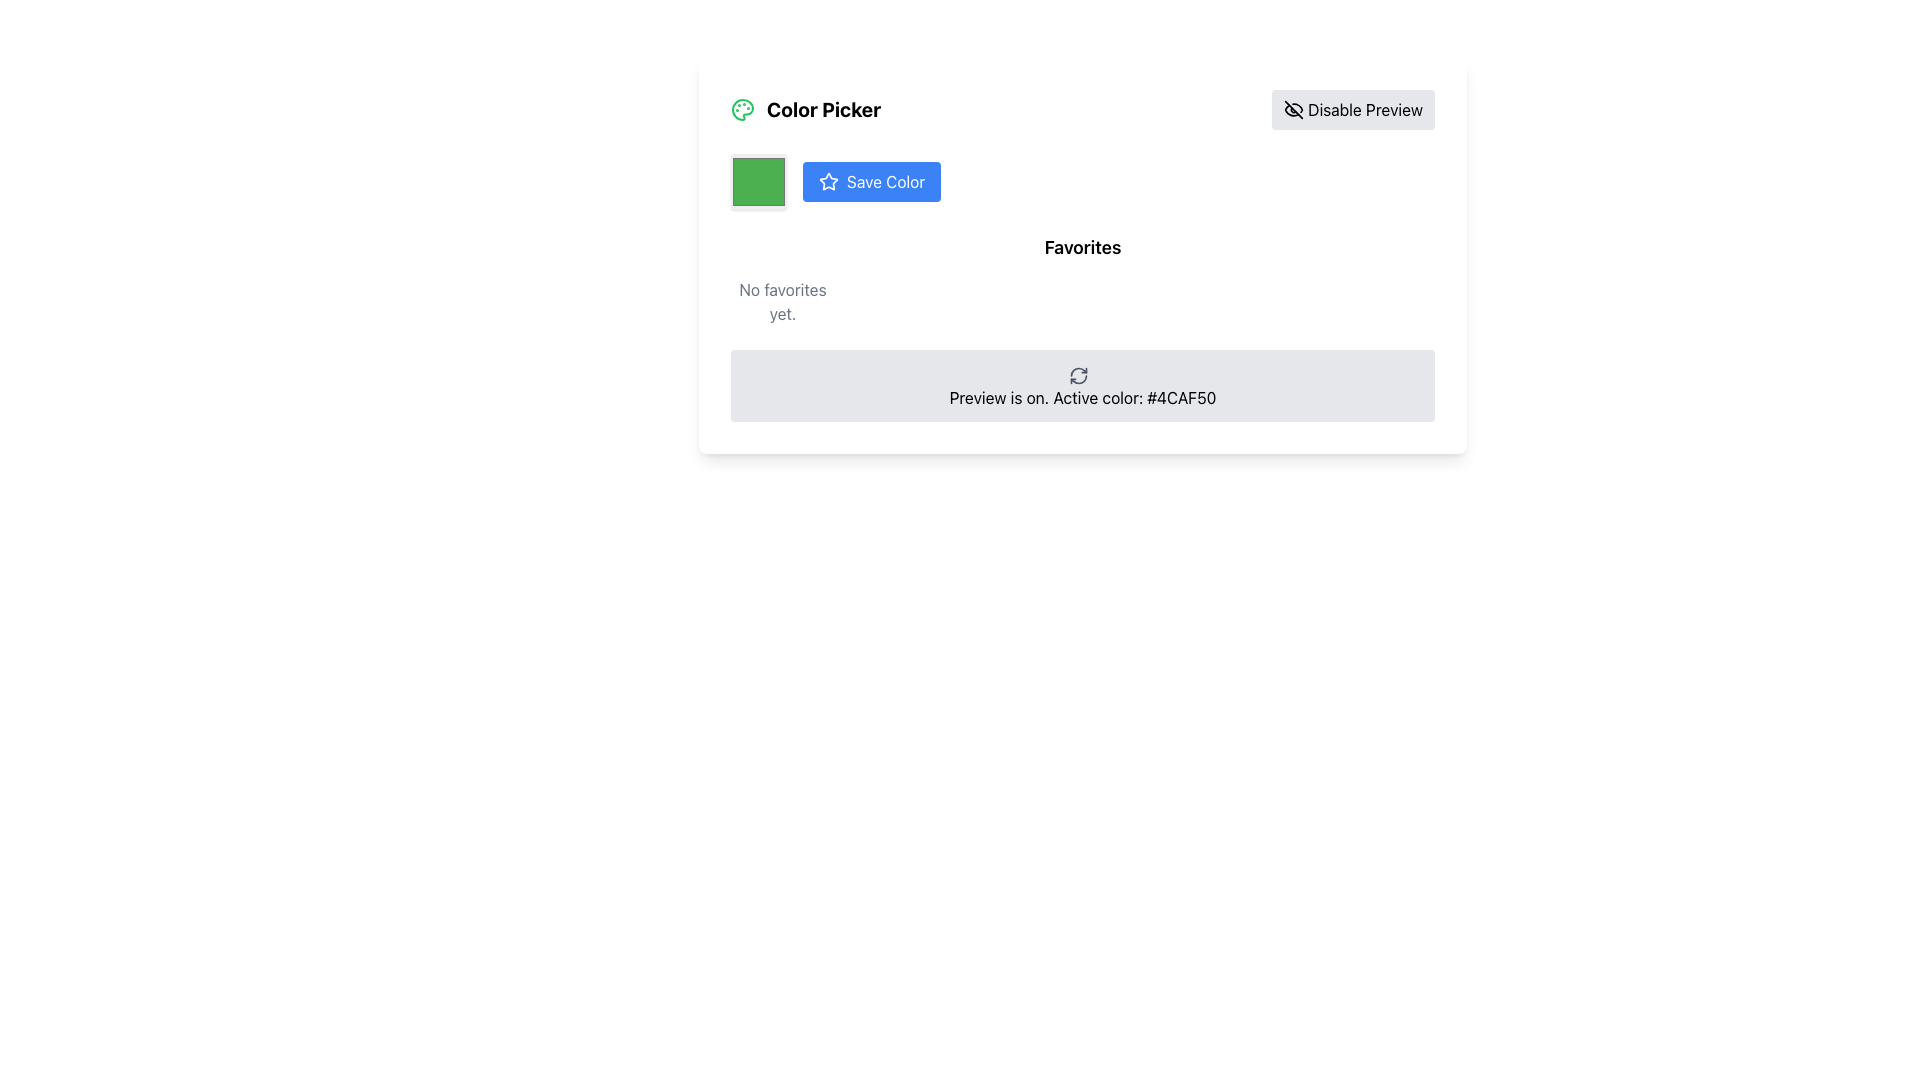  What do you see at coordinates (1292, 110) in the screenshot?
I see `the decorative component of the eye-off icon, which is positioned towards the bottom-left of the other sub-paths` at bounding box center [1292, 110].